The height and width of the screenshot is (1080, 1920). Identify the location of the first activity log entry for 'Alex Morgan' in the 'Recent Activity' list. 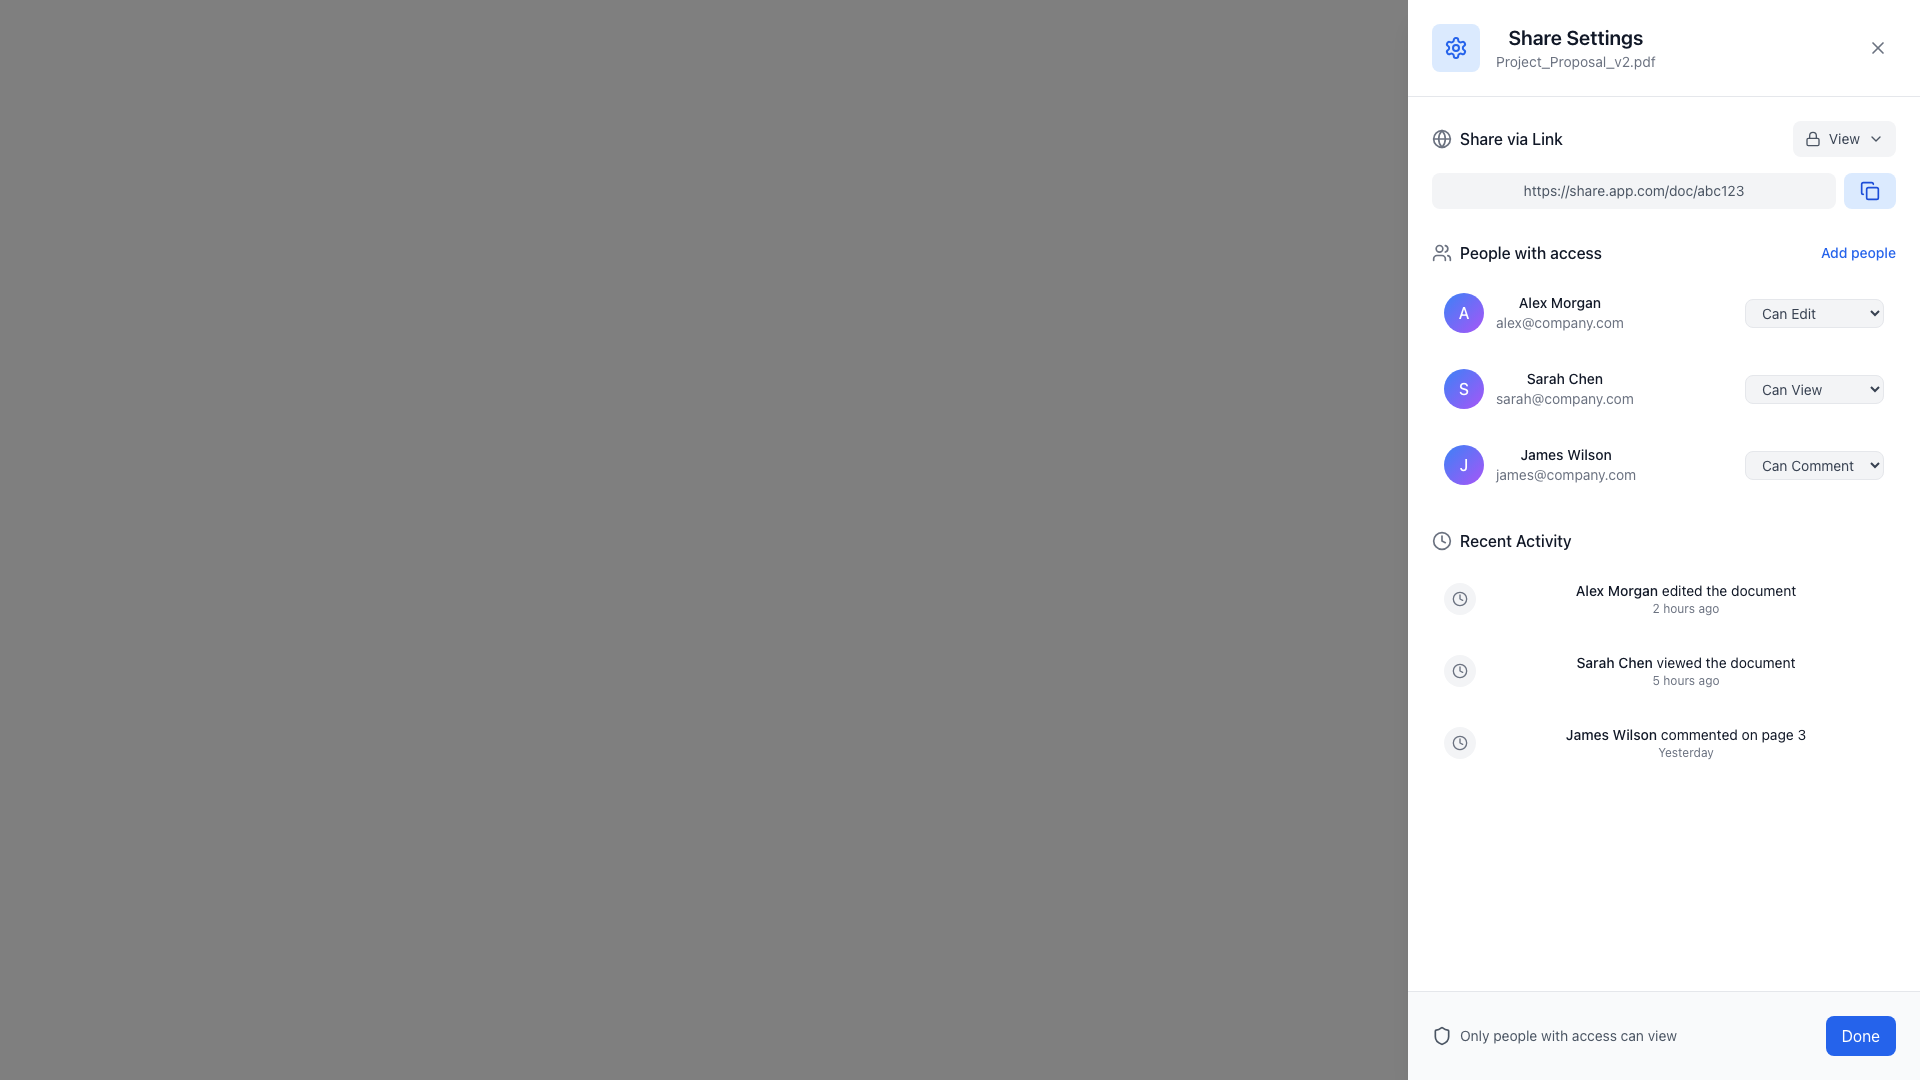
(1664, 597).